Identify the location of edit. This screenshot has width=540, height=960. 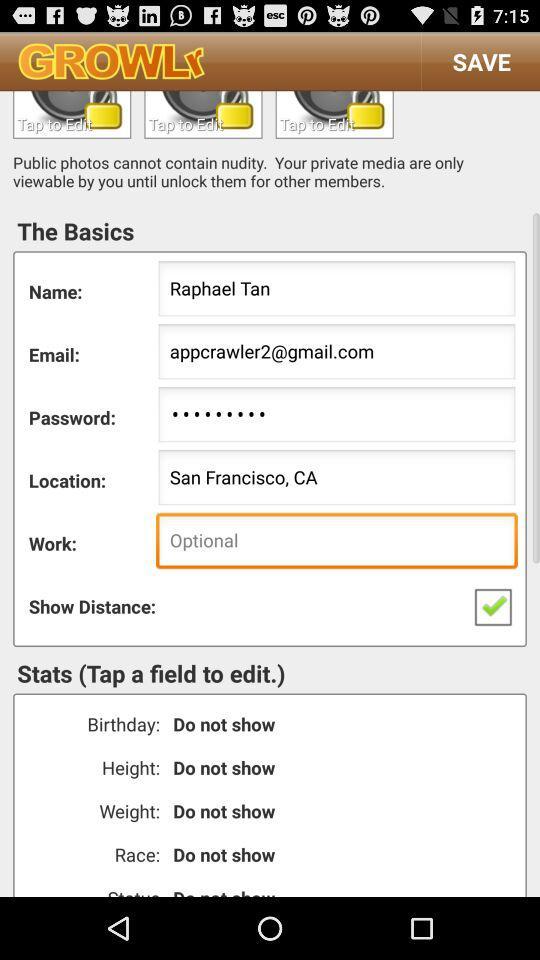
(202, 114).